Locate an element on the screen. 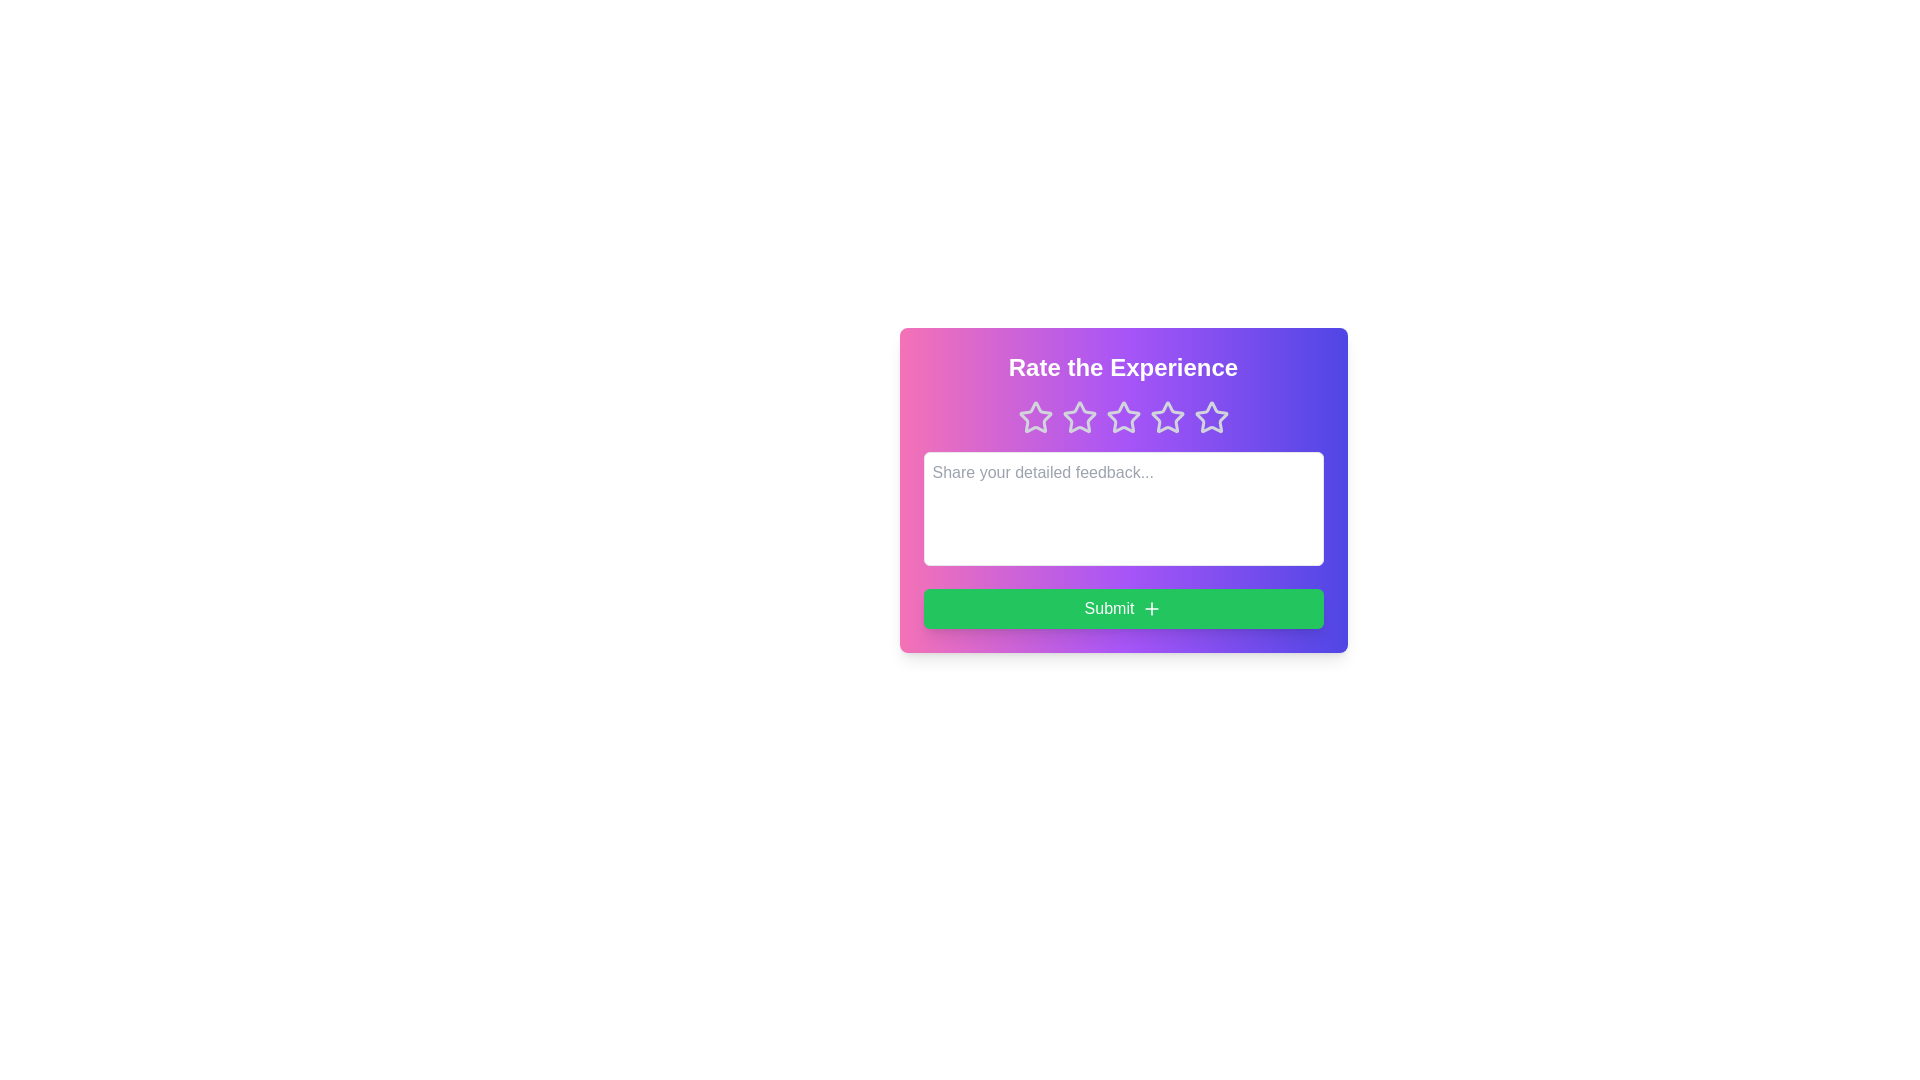 The image size is (1920, 1080). the star corresponding to the desired rating 3 is located at coordinates (1123, 416).